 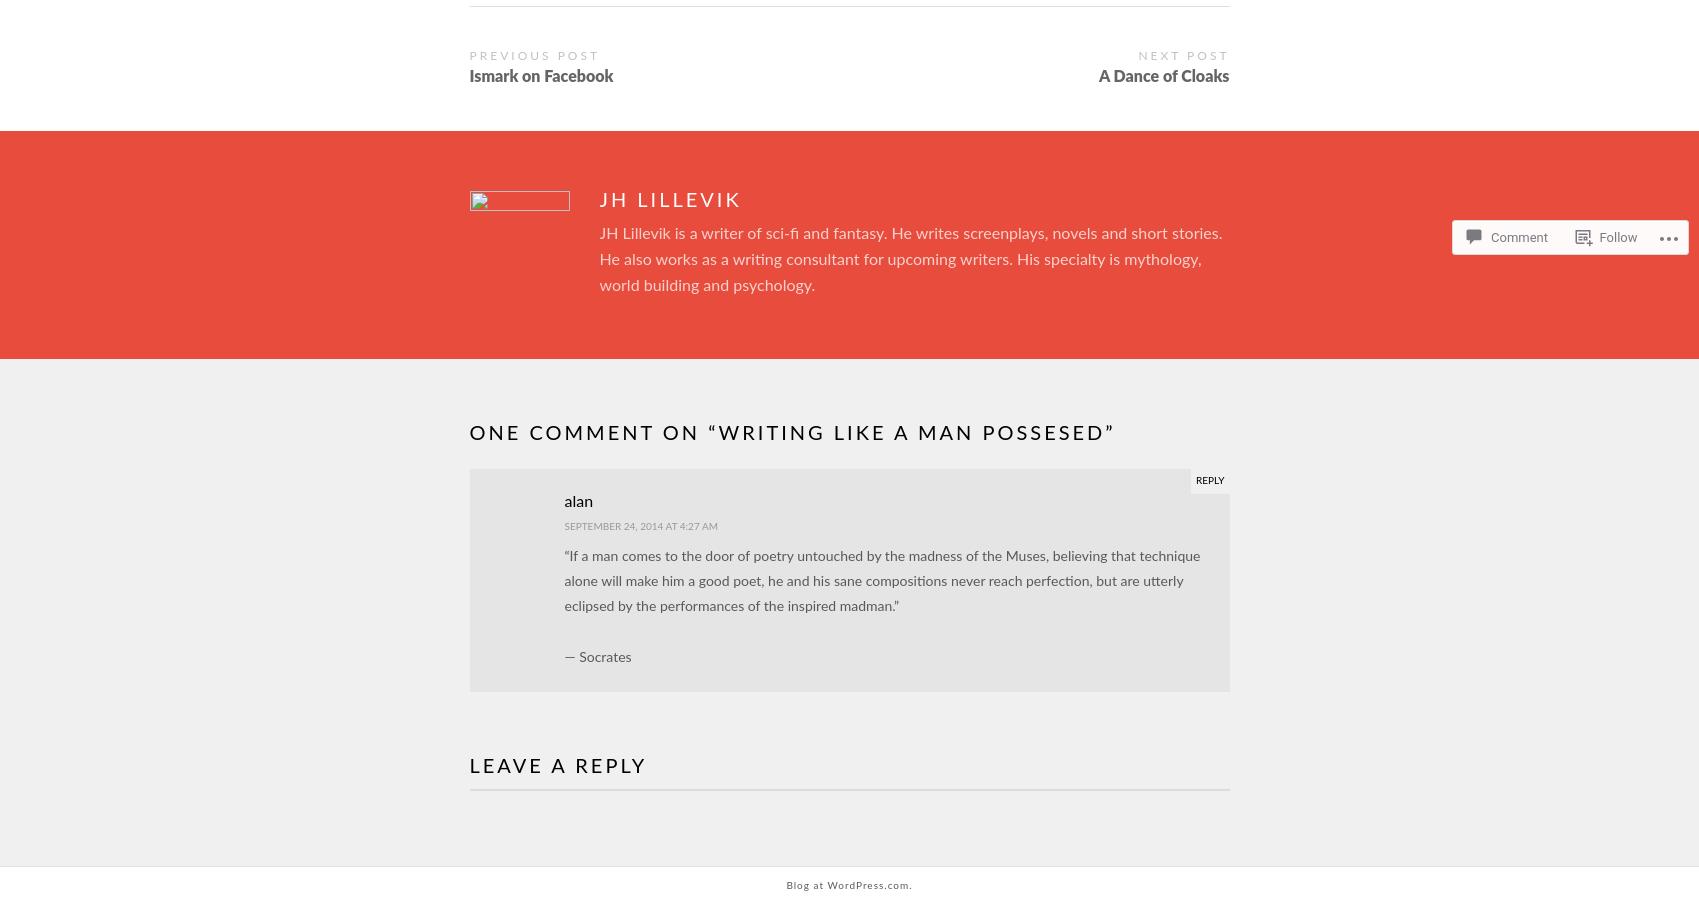 What do you see at coordinates (909, 259) in the screenshot?
I see `'JH Lillevik is a writer of sci-fi and fantasy. He writes screenplays, novels and short stories. He also works as a writing consultant for upcoming writers. His specialty is mythology, world building and psychology.'` at bounding box center [909, 259].